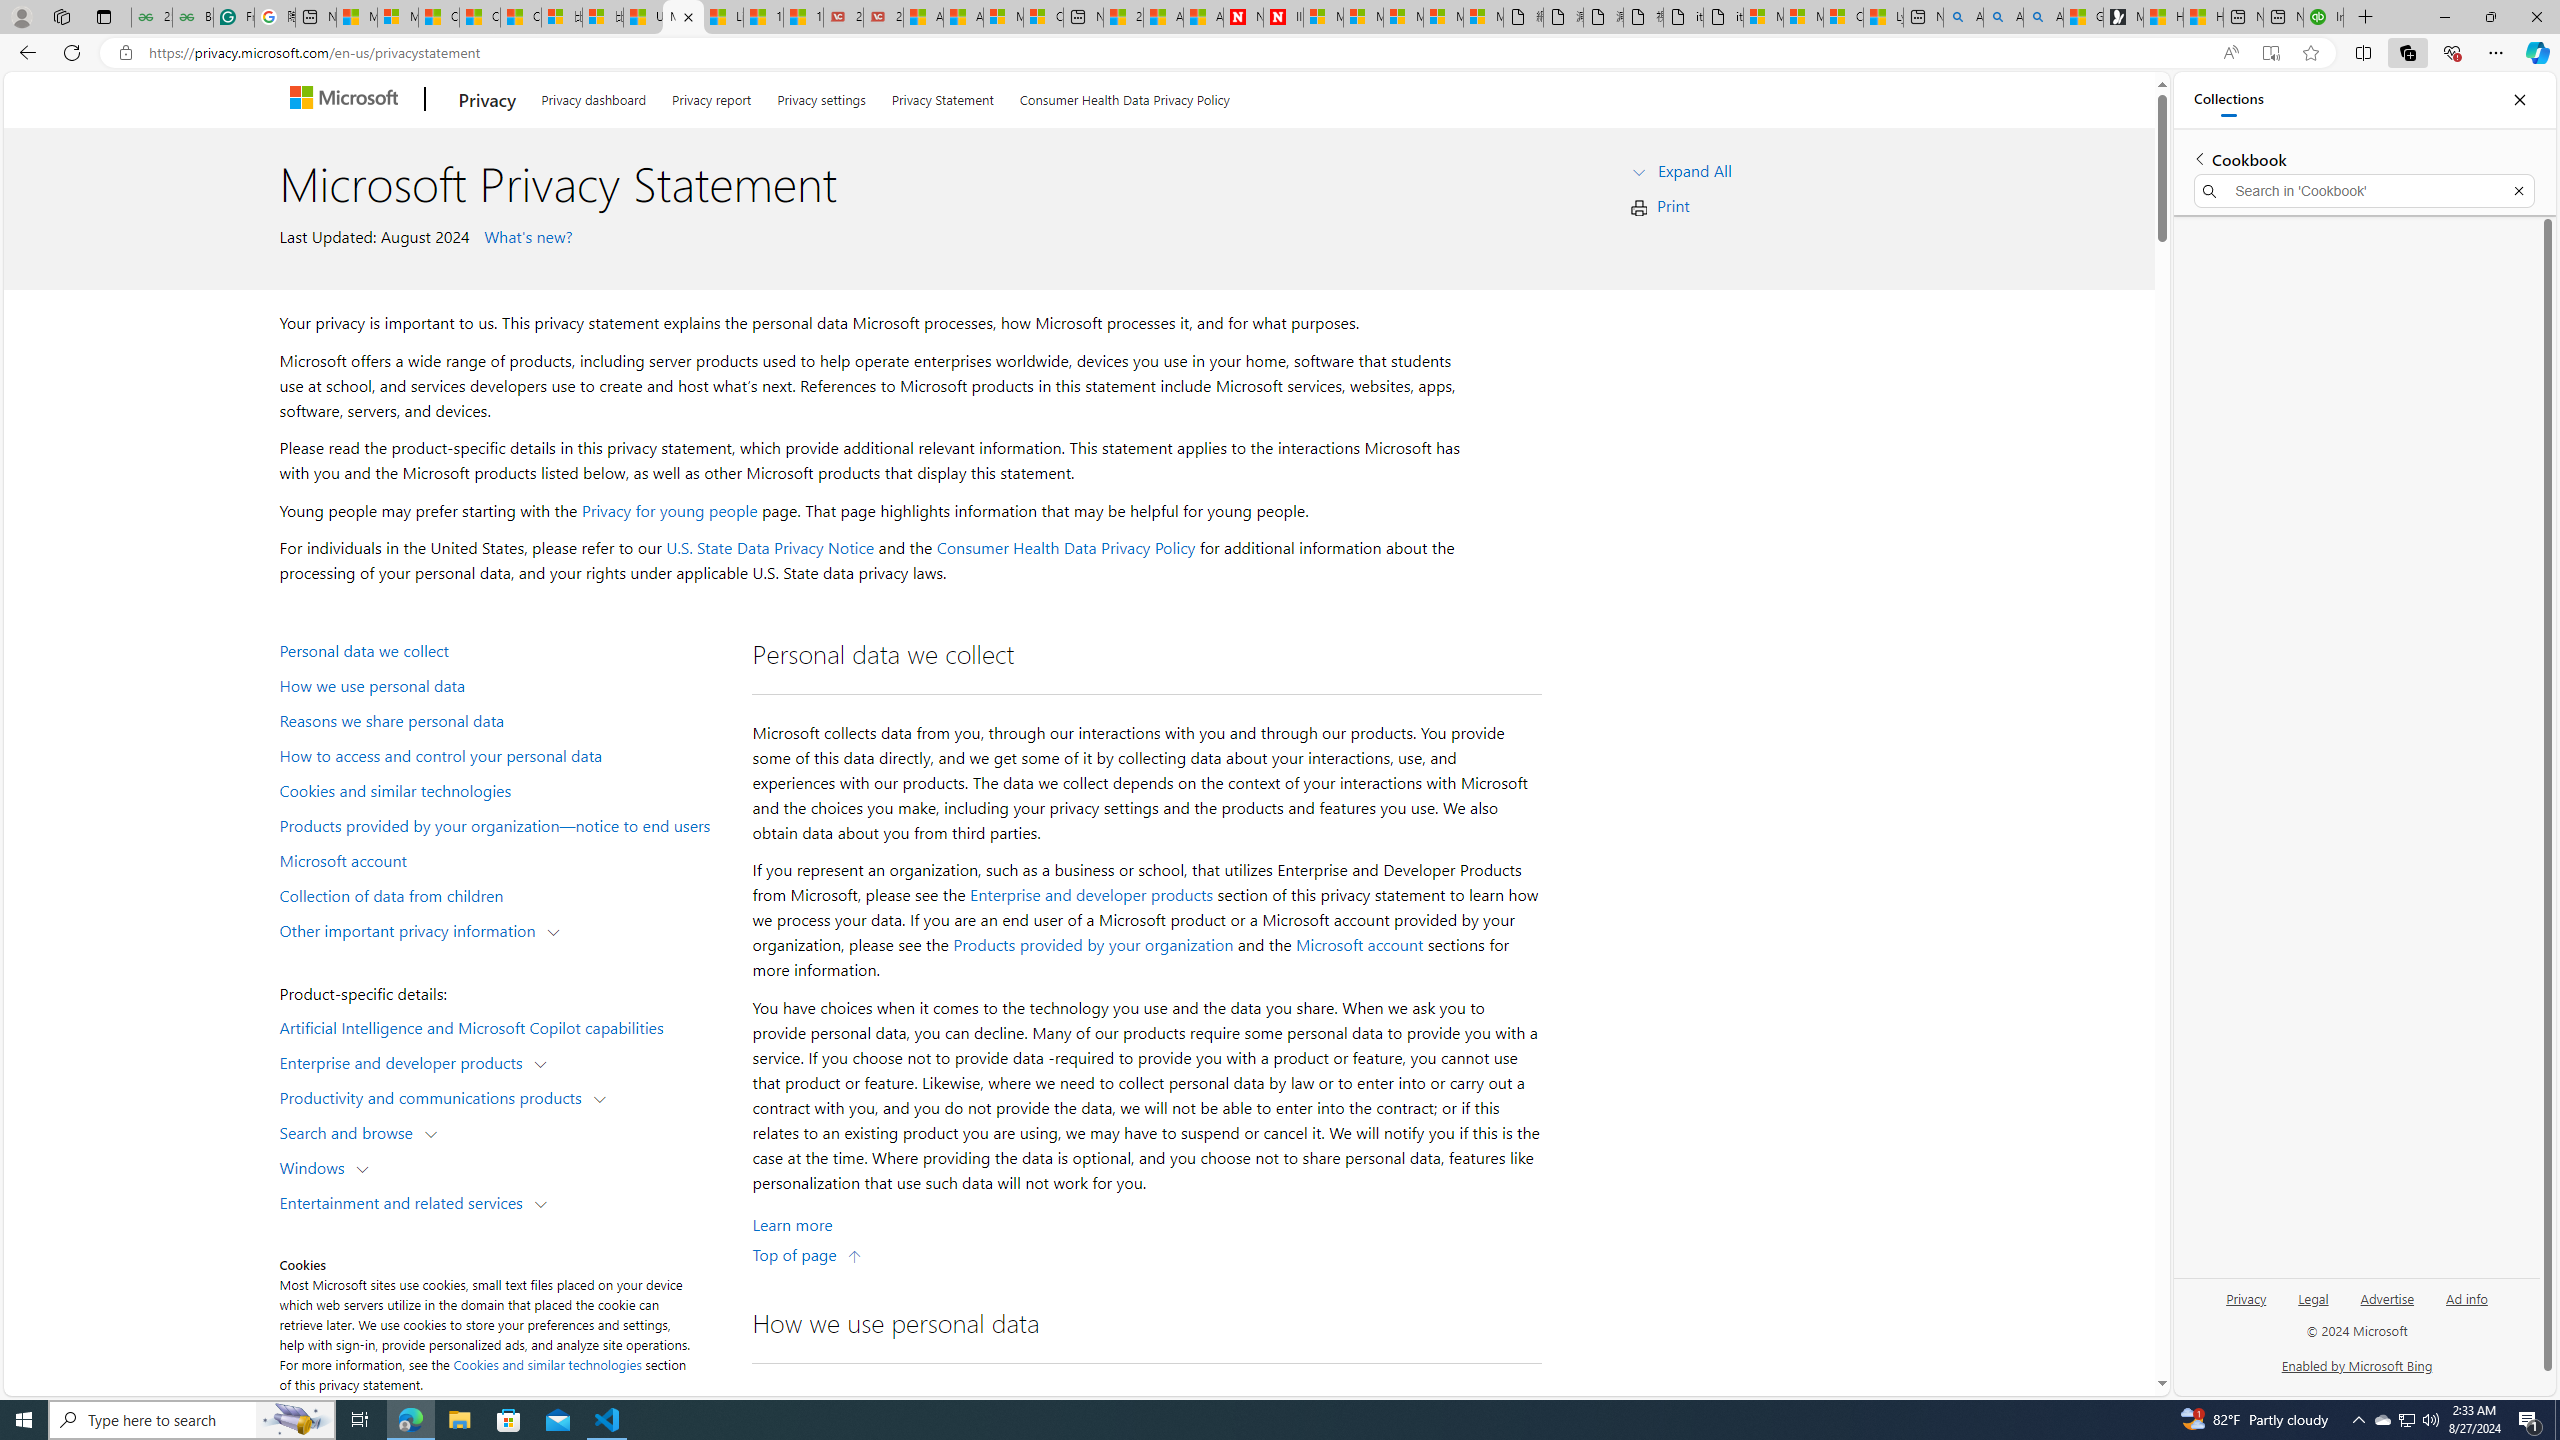  I want to click on 'Privacy settings', so click(820, 96).